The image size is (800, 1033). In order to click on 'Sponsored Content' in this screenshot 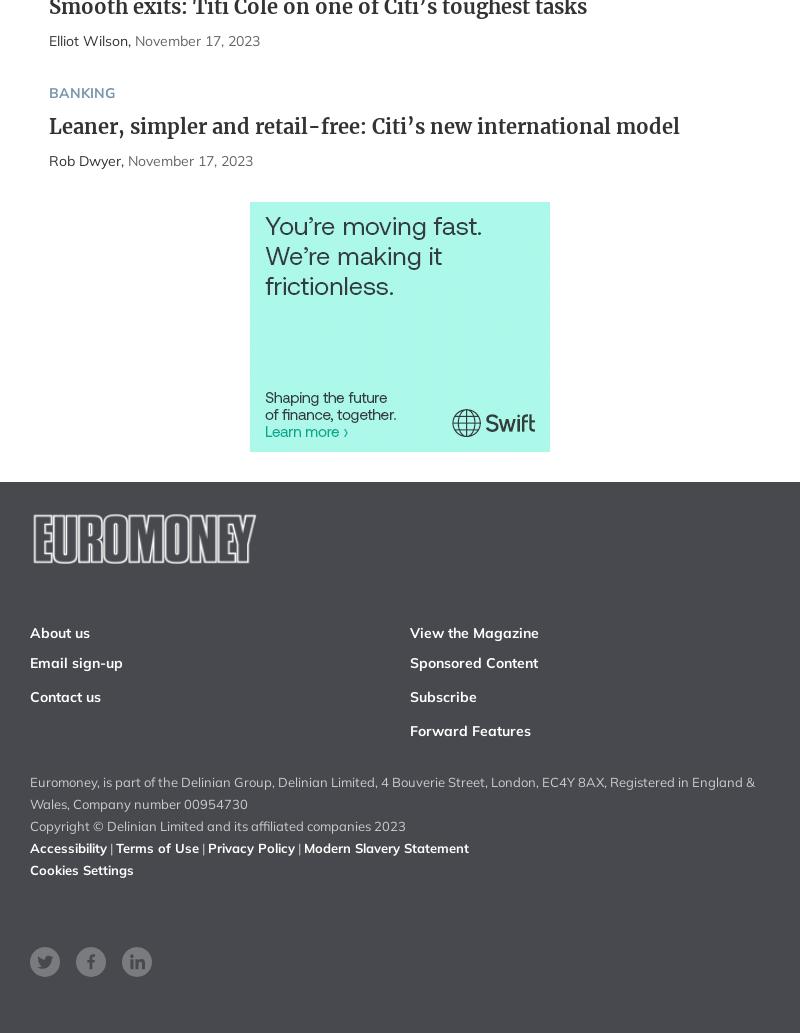, I will do `click(474, 661)`.